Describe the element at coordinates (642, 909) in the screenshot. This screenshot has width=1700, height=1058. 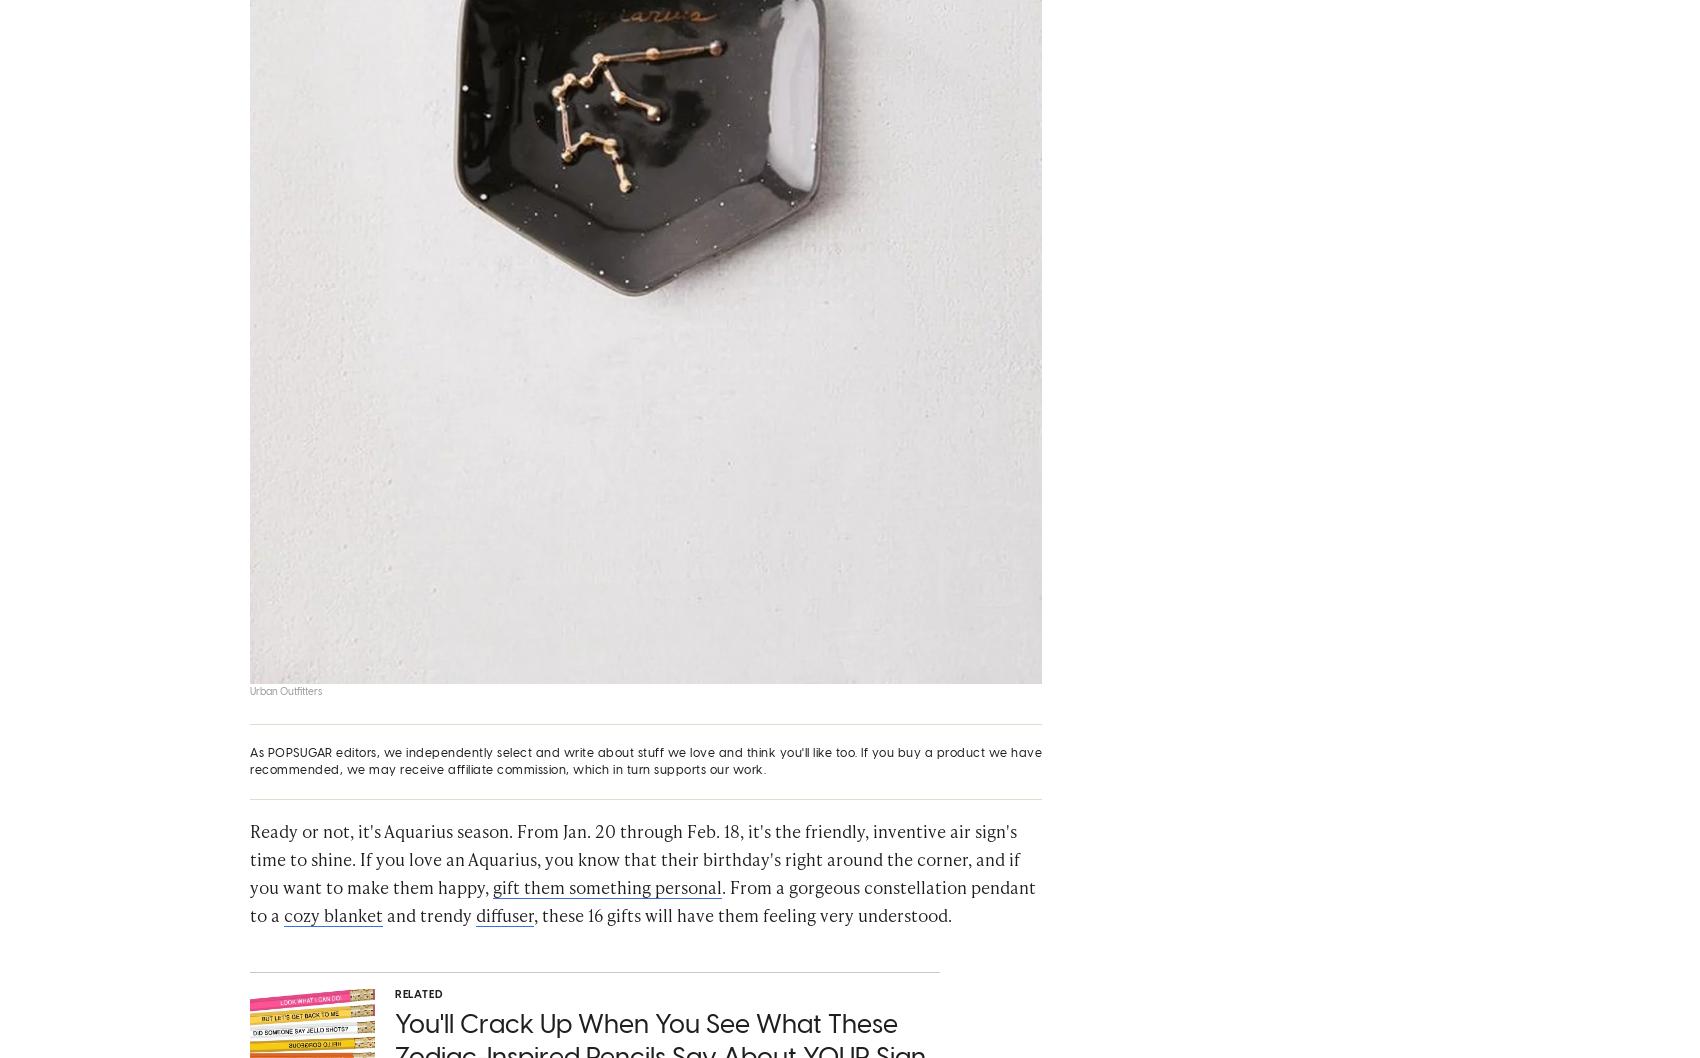
I see `'. From a gorgeous constellation pendant to a'` at that location.